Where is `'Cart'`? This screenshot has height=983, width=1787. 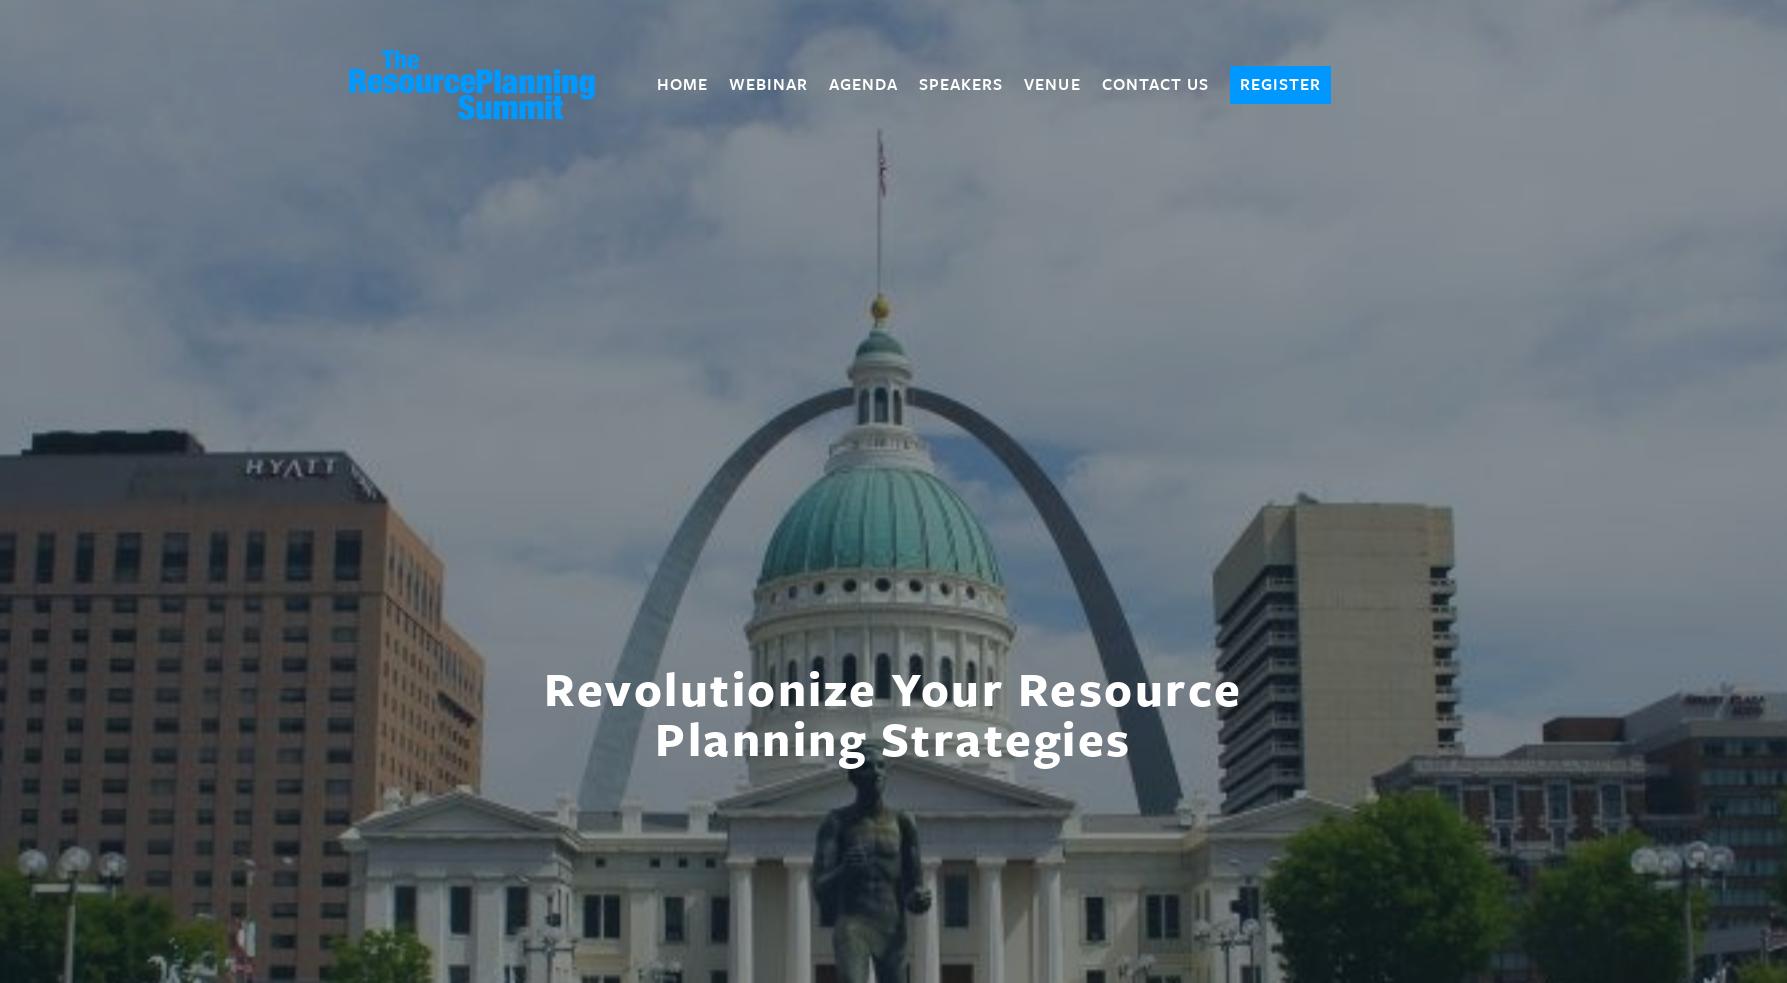 'Cart' is located at coordinates (1395, 83).